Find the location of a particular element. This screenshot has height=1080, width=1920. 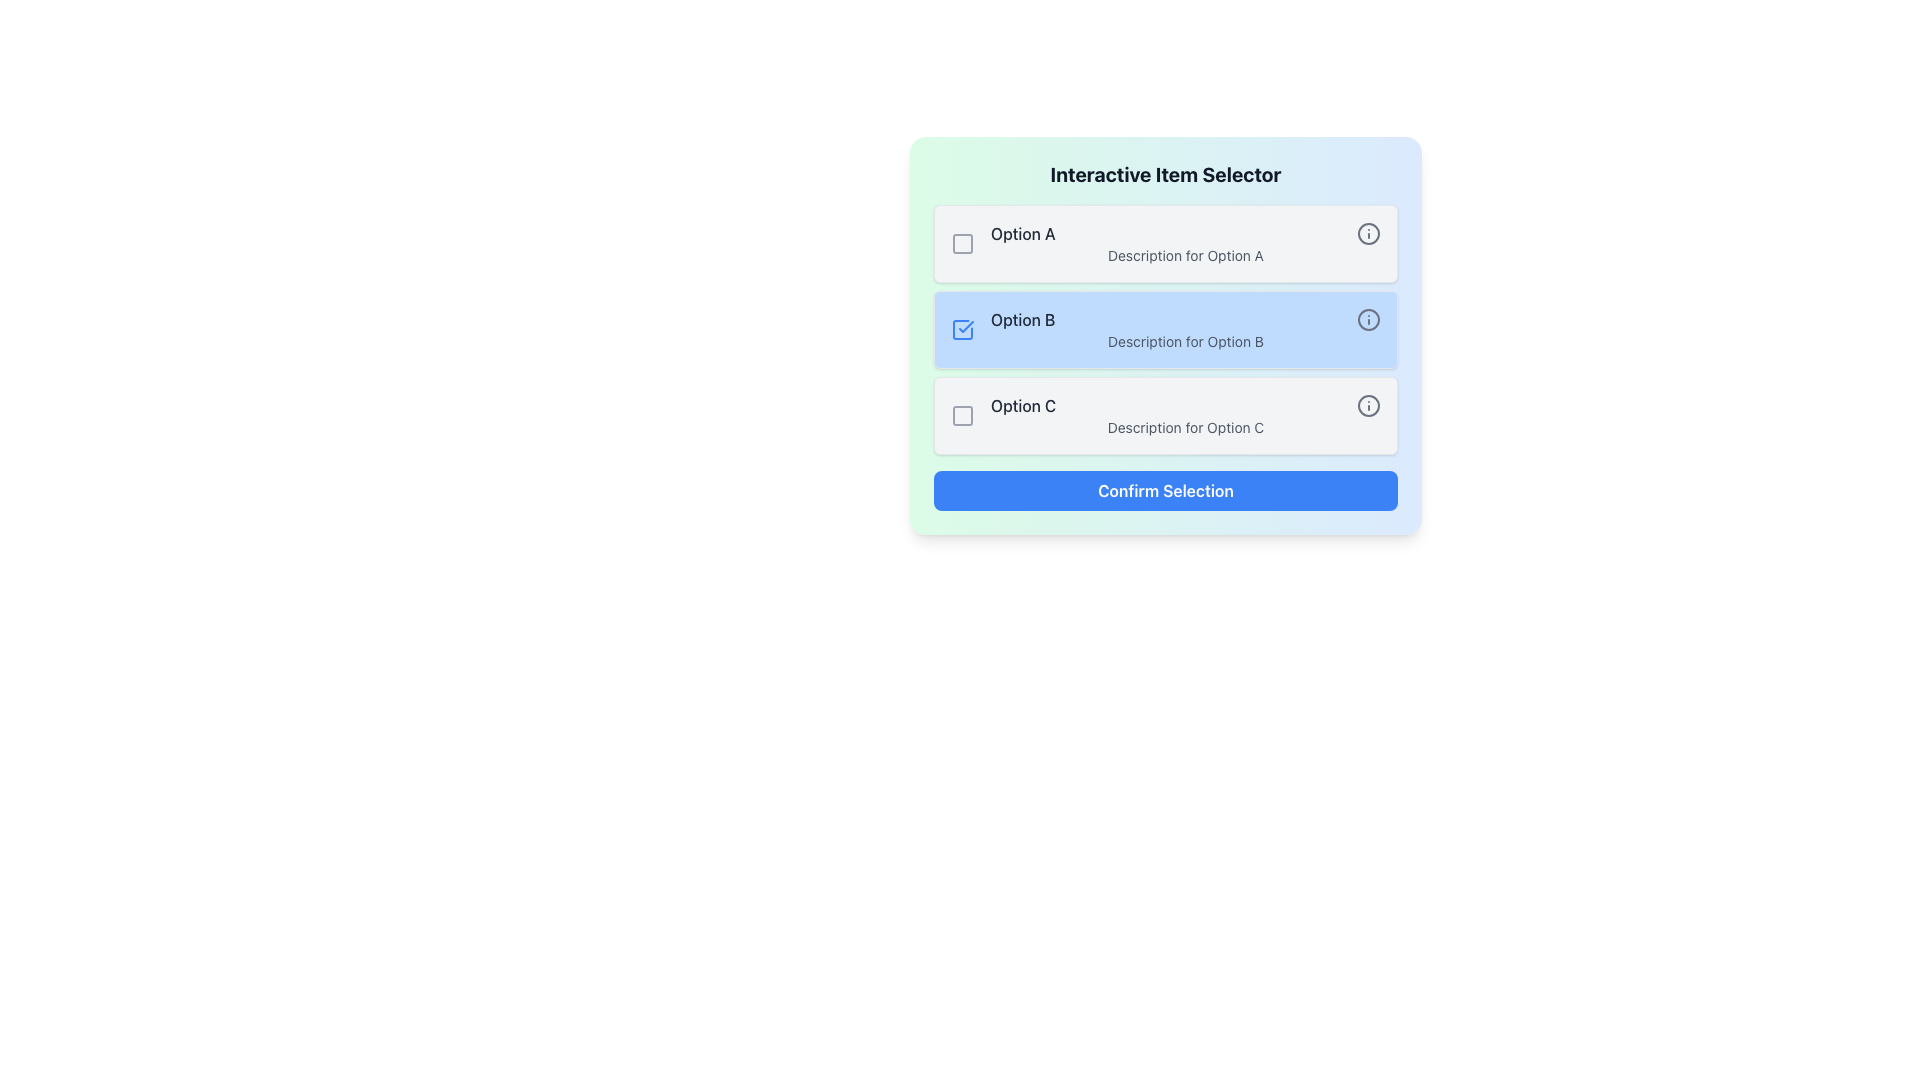

the static text element that reads 'Description for Option A', which is located directly beneath the larger text 'Option A' in the interactive item selector interface is located at coordinates (1185, 254).